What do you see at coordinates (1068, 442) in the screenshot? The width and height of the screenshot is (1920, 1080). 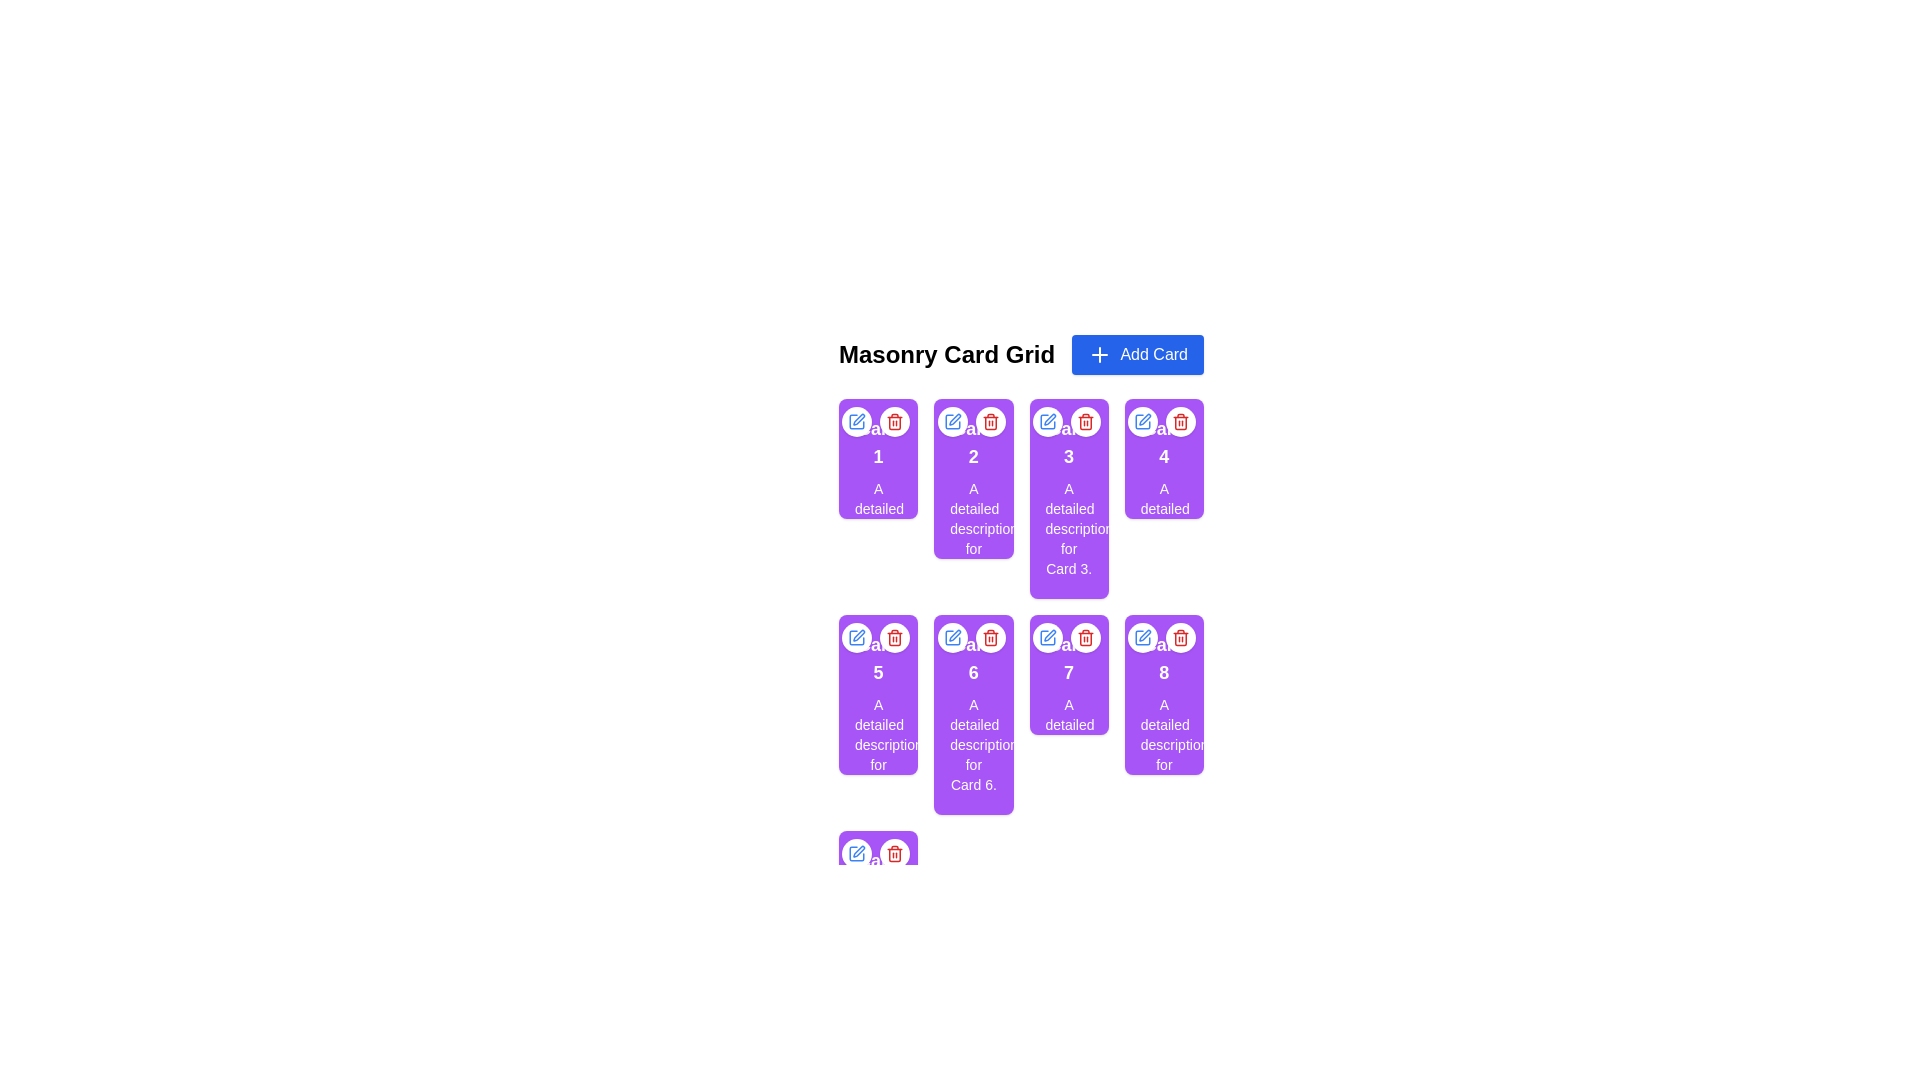 I see `the header text of 'Card 3', which is positioned at the top of the purple card in the grid layout` at bounding box center [1068, 442].